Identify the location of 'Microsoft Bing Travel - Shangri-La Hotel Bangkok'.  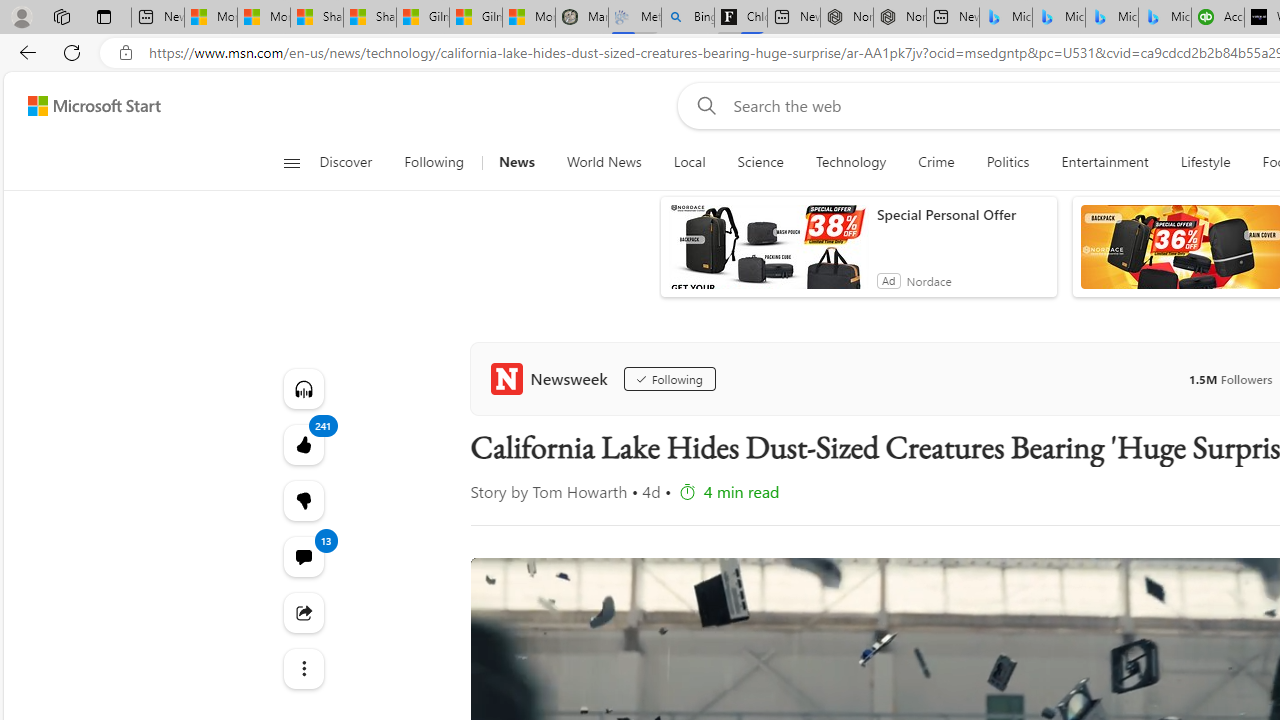
(1165, 17).